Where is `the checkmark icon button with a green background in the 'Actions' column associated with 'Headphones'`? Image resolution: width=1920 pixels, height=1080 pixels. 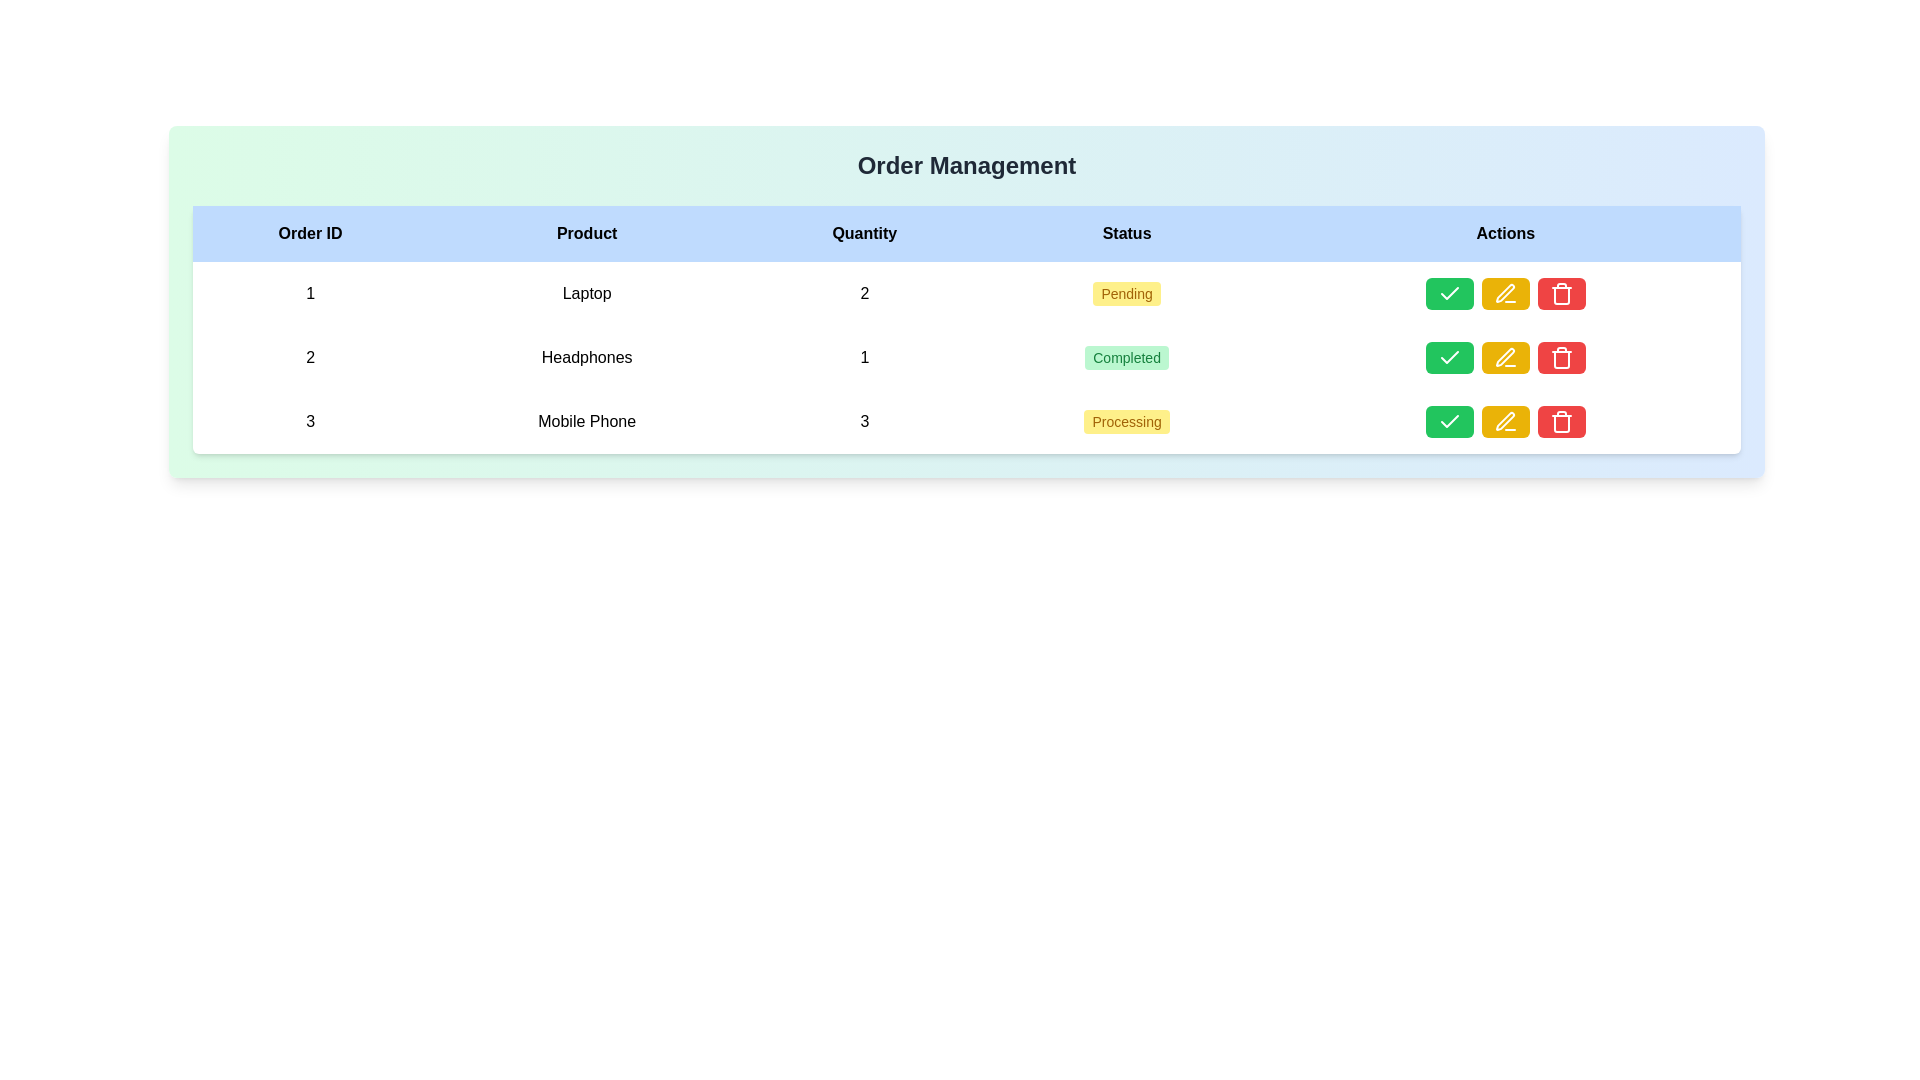 the checkmark icon button with a green background in the 'Actions' column associated with 'Headphones' is located at coordinates (1449, 357).